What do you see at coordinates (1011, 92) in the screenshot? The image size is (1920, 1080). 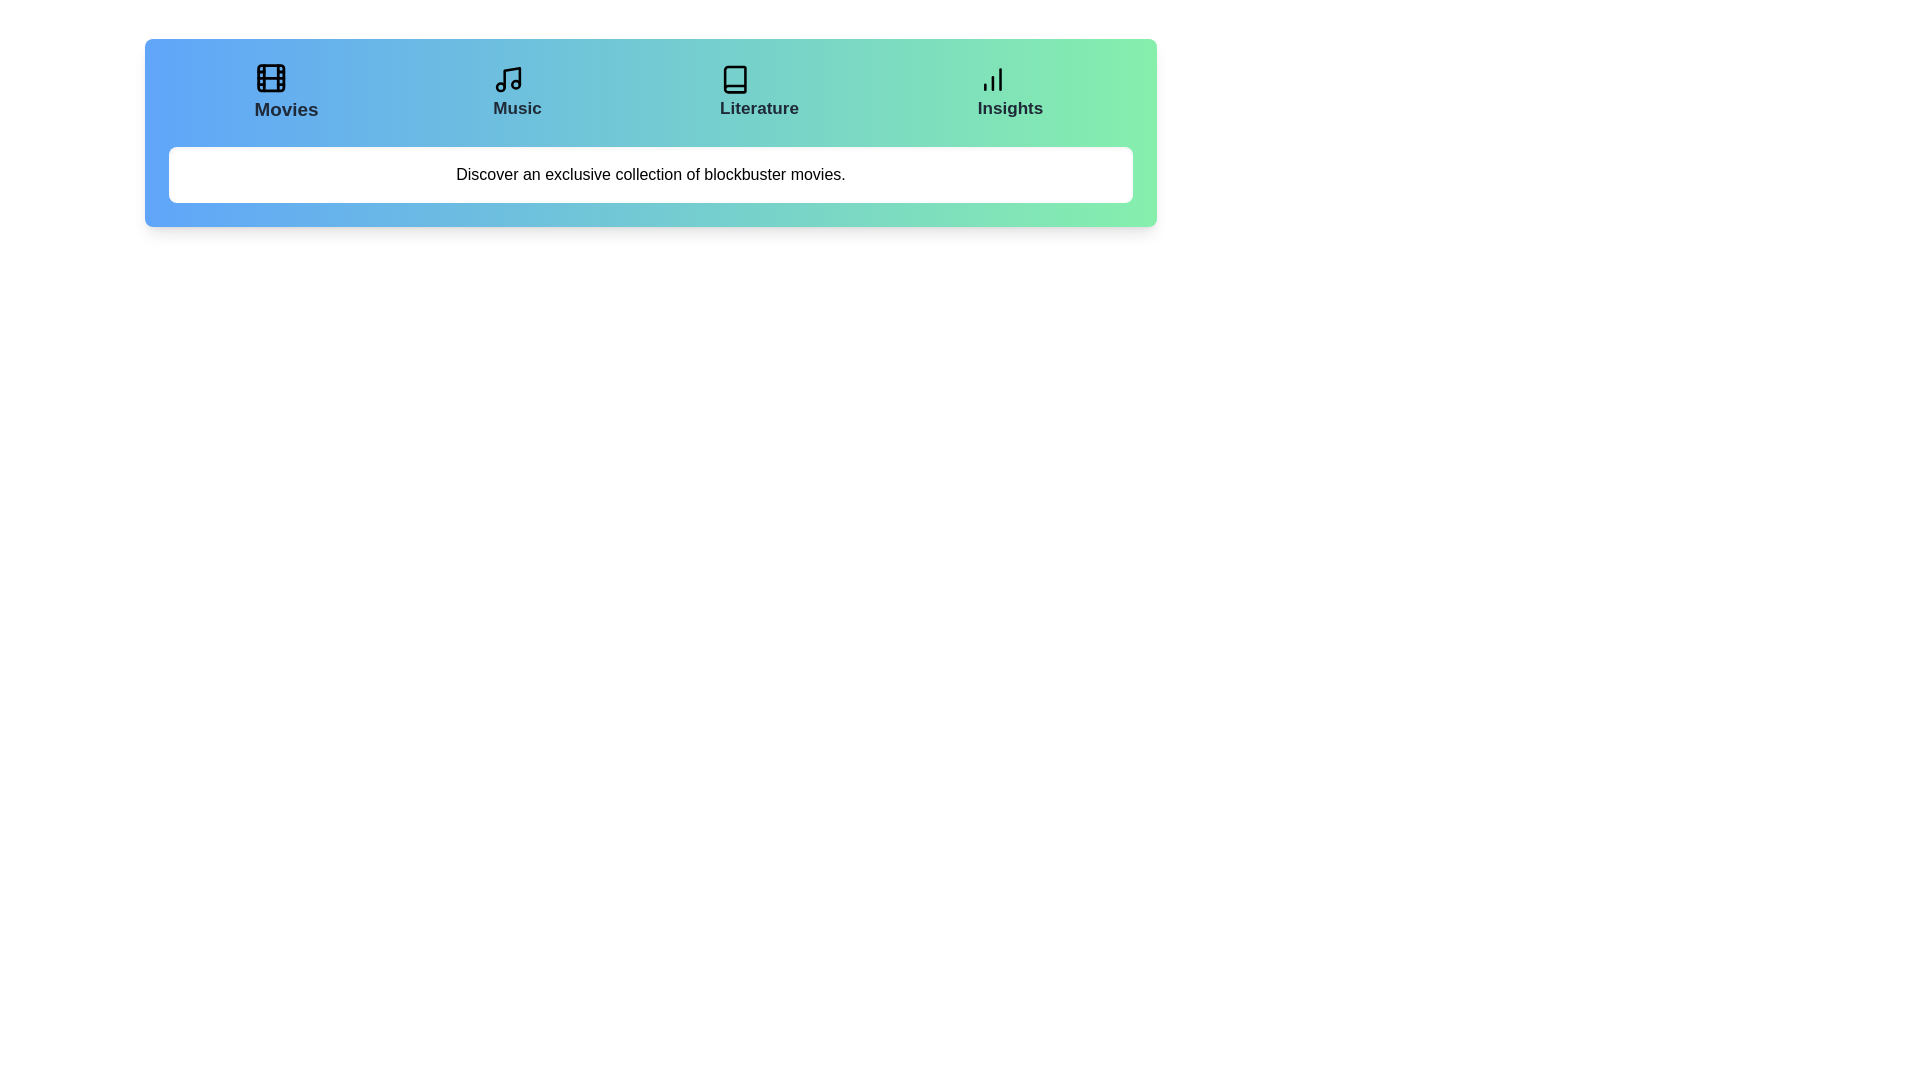 I see `the tab labeled Insights` at bounding box center [1011, 92].